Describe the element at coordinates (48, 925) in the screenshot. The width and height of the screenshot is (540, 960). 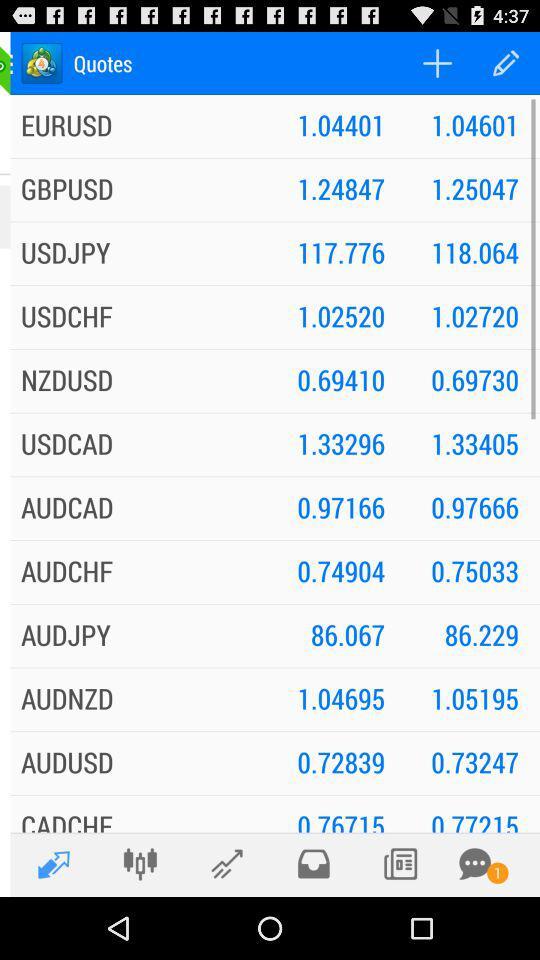
I see `the edit icon` at that location.